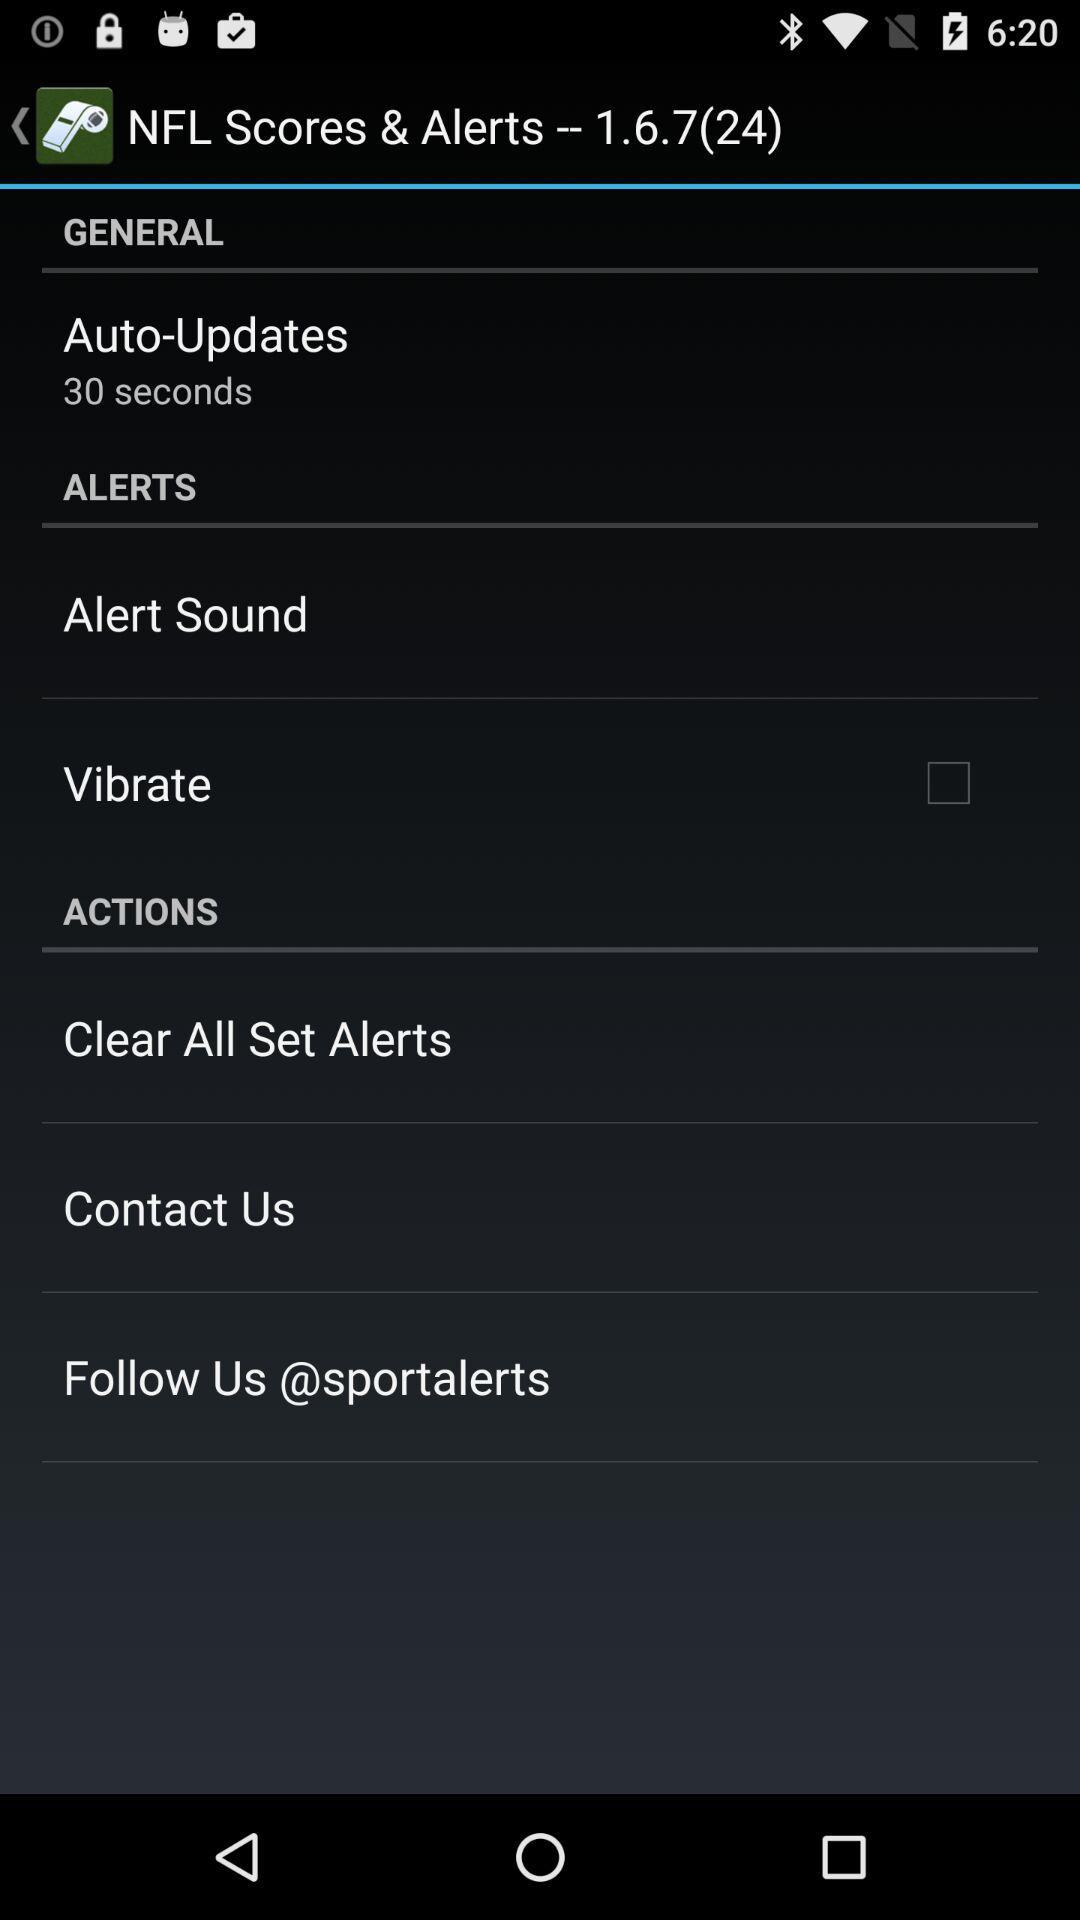 The width and height of the screenshot is (1080, 1920). What do you see at coordinates (185, 612) in the screenshot?
I see `app above vibrate item` at bounding box center [185, 612].